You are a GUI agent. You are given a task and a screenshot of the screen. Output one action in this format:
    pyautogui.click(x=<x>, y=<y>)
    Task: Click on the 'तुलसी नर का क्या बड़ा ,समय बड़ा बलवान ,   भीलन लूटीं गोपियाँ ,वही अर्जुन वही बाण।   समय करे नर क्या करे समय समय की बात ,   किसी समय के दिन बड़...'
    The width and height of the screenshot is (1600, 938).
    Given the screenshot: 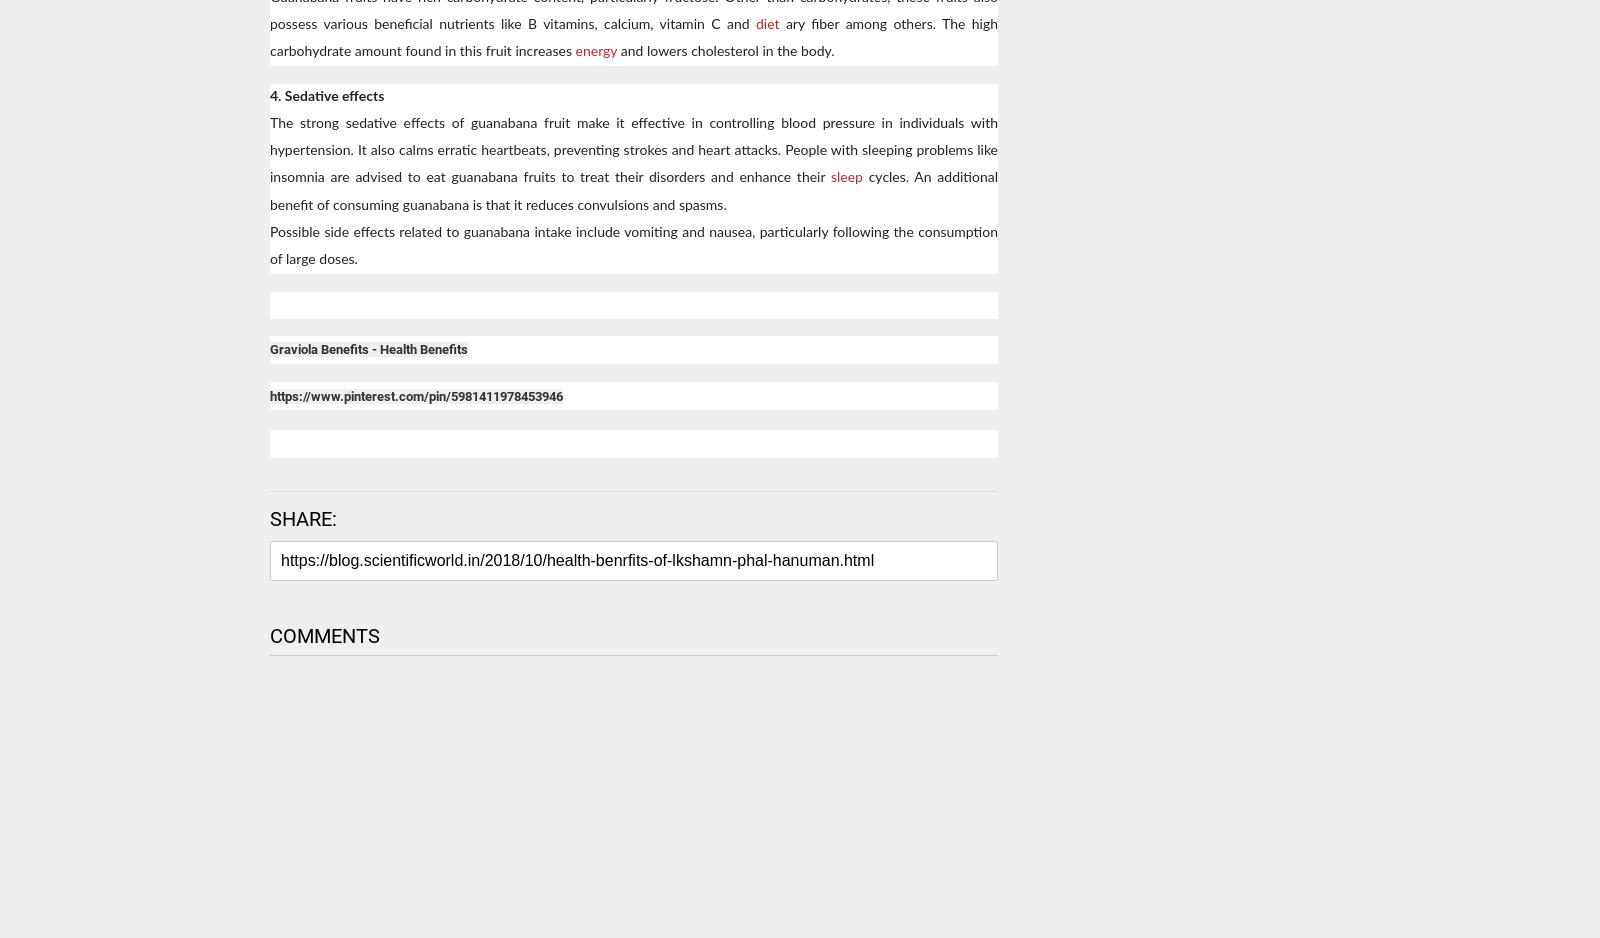 What is the action you would take?
    pyautogui.click(x=1194, y=760)
    